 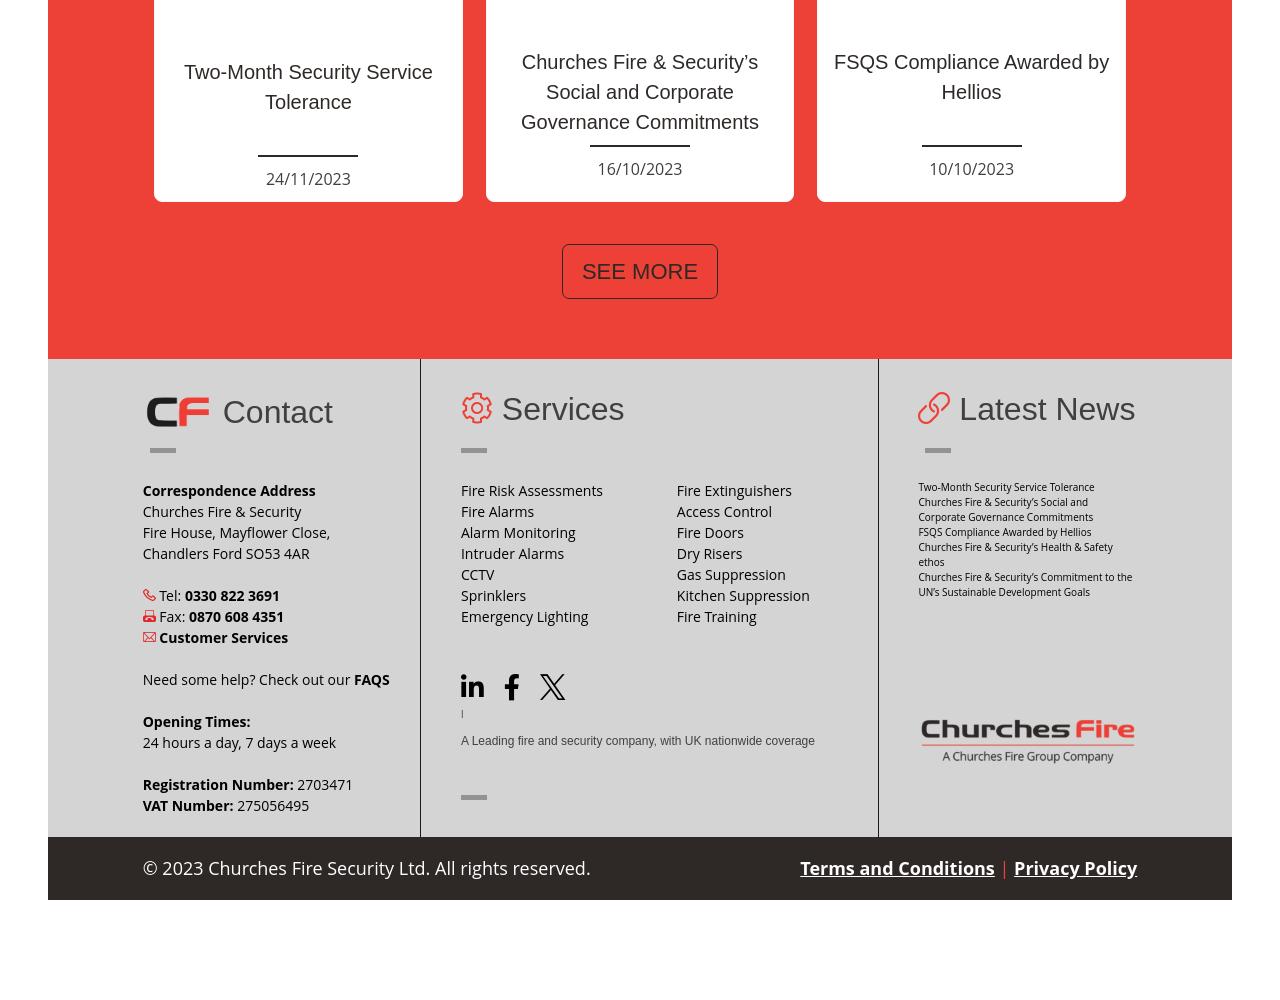 What do you see at coordinates (524, 614) in the screenshot?
I see `'Emergency Lighting'` at bounding box center [524, 614].